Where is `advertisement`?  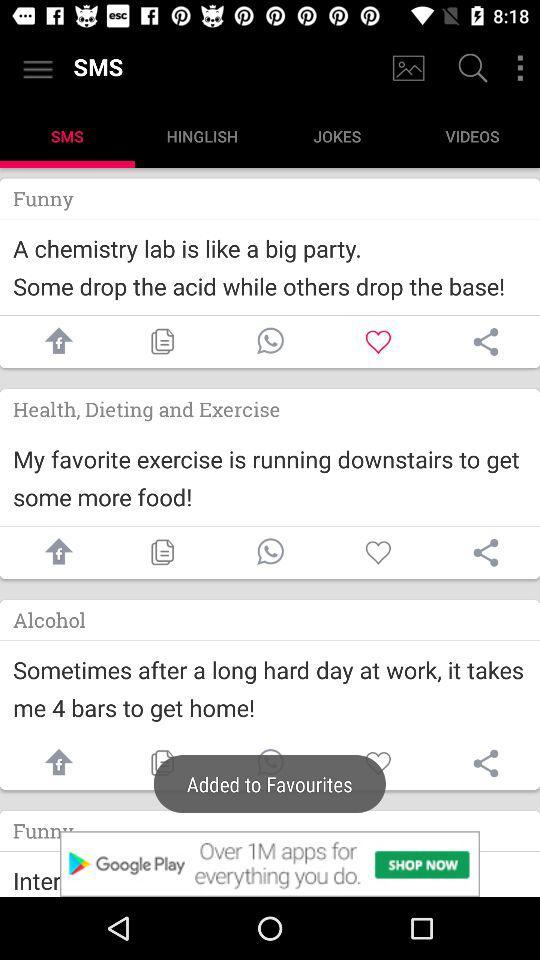 advertisement is located at coordinates (270, 863).